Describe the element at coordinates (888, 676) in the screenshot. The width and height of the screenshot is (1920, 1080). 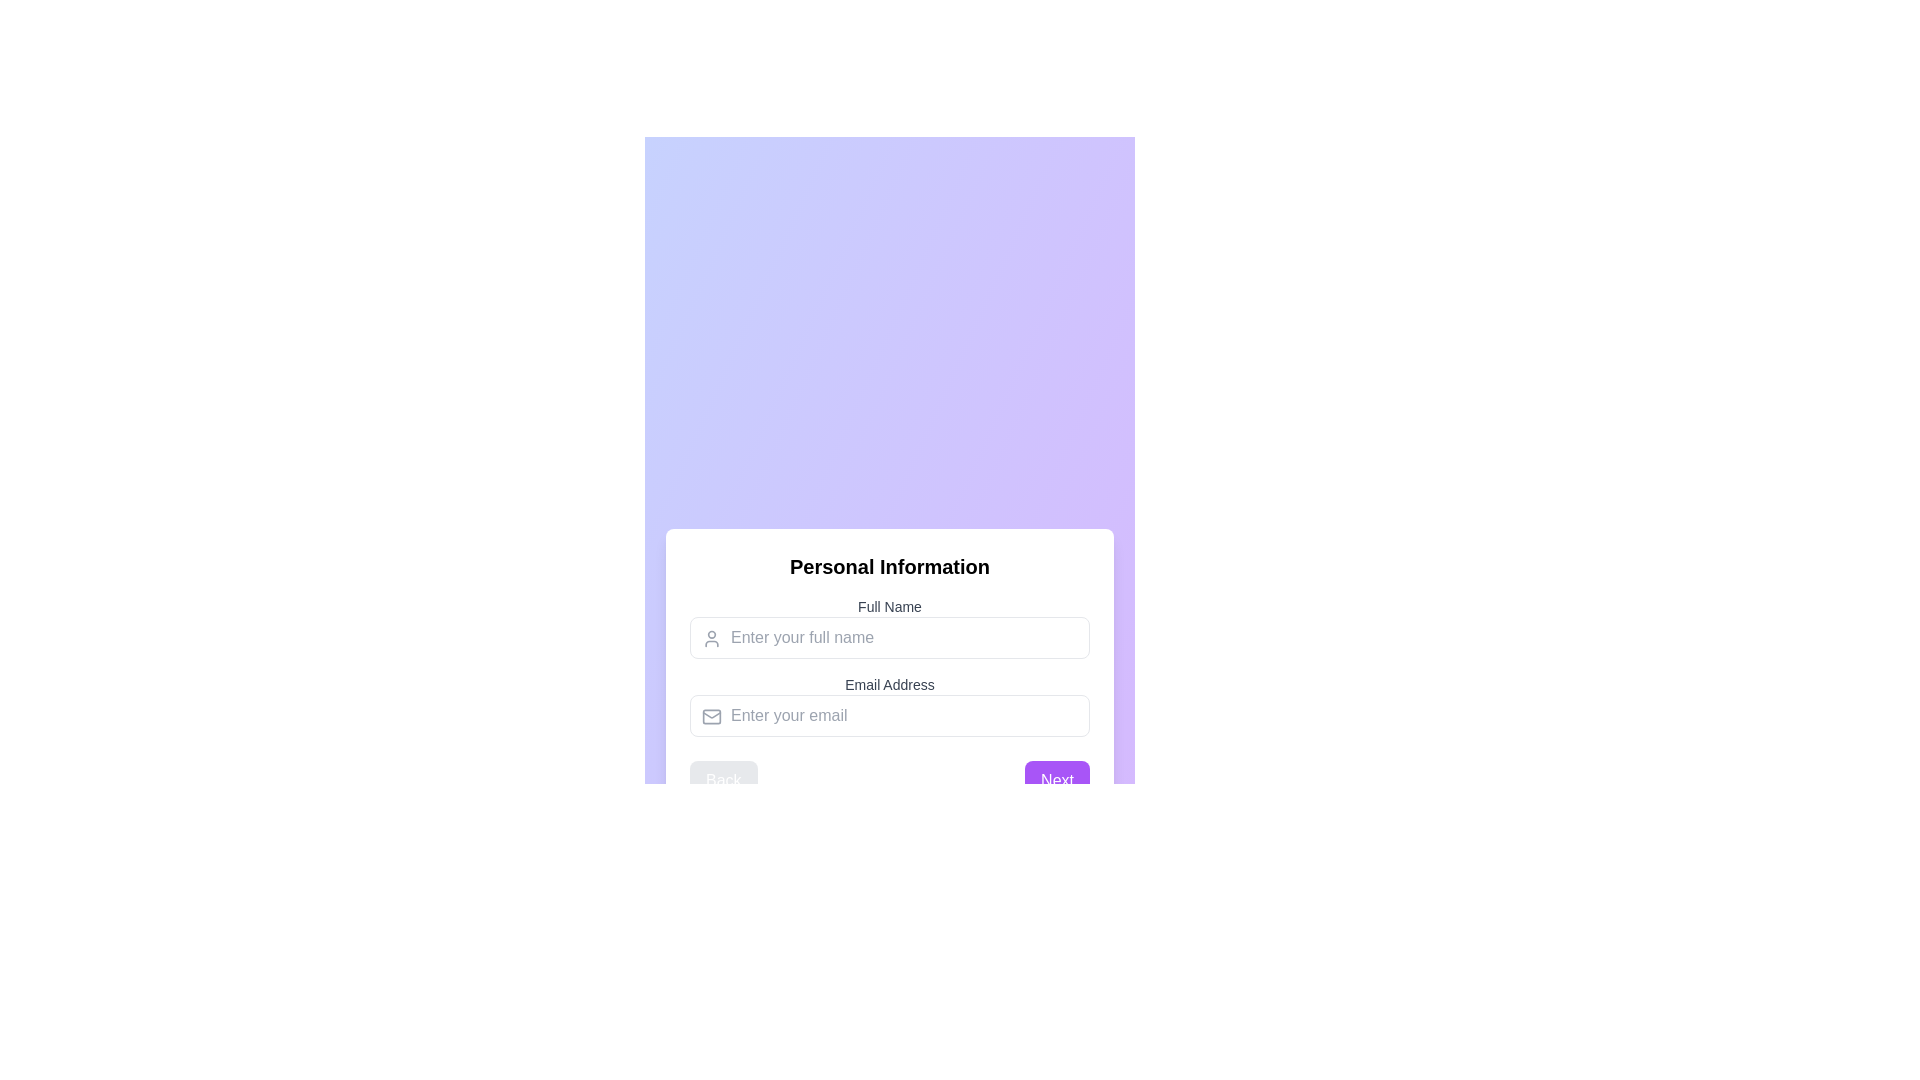
I see `the 'Email Address' input field in the white rectangular card titled 'Personal Information' to type in an email` at that location.